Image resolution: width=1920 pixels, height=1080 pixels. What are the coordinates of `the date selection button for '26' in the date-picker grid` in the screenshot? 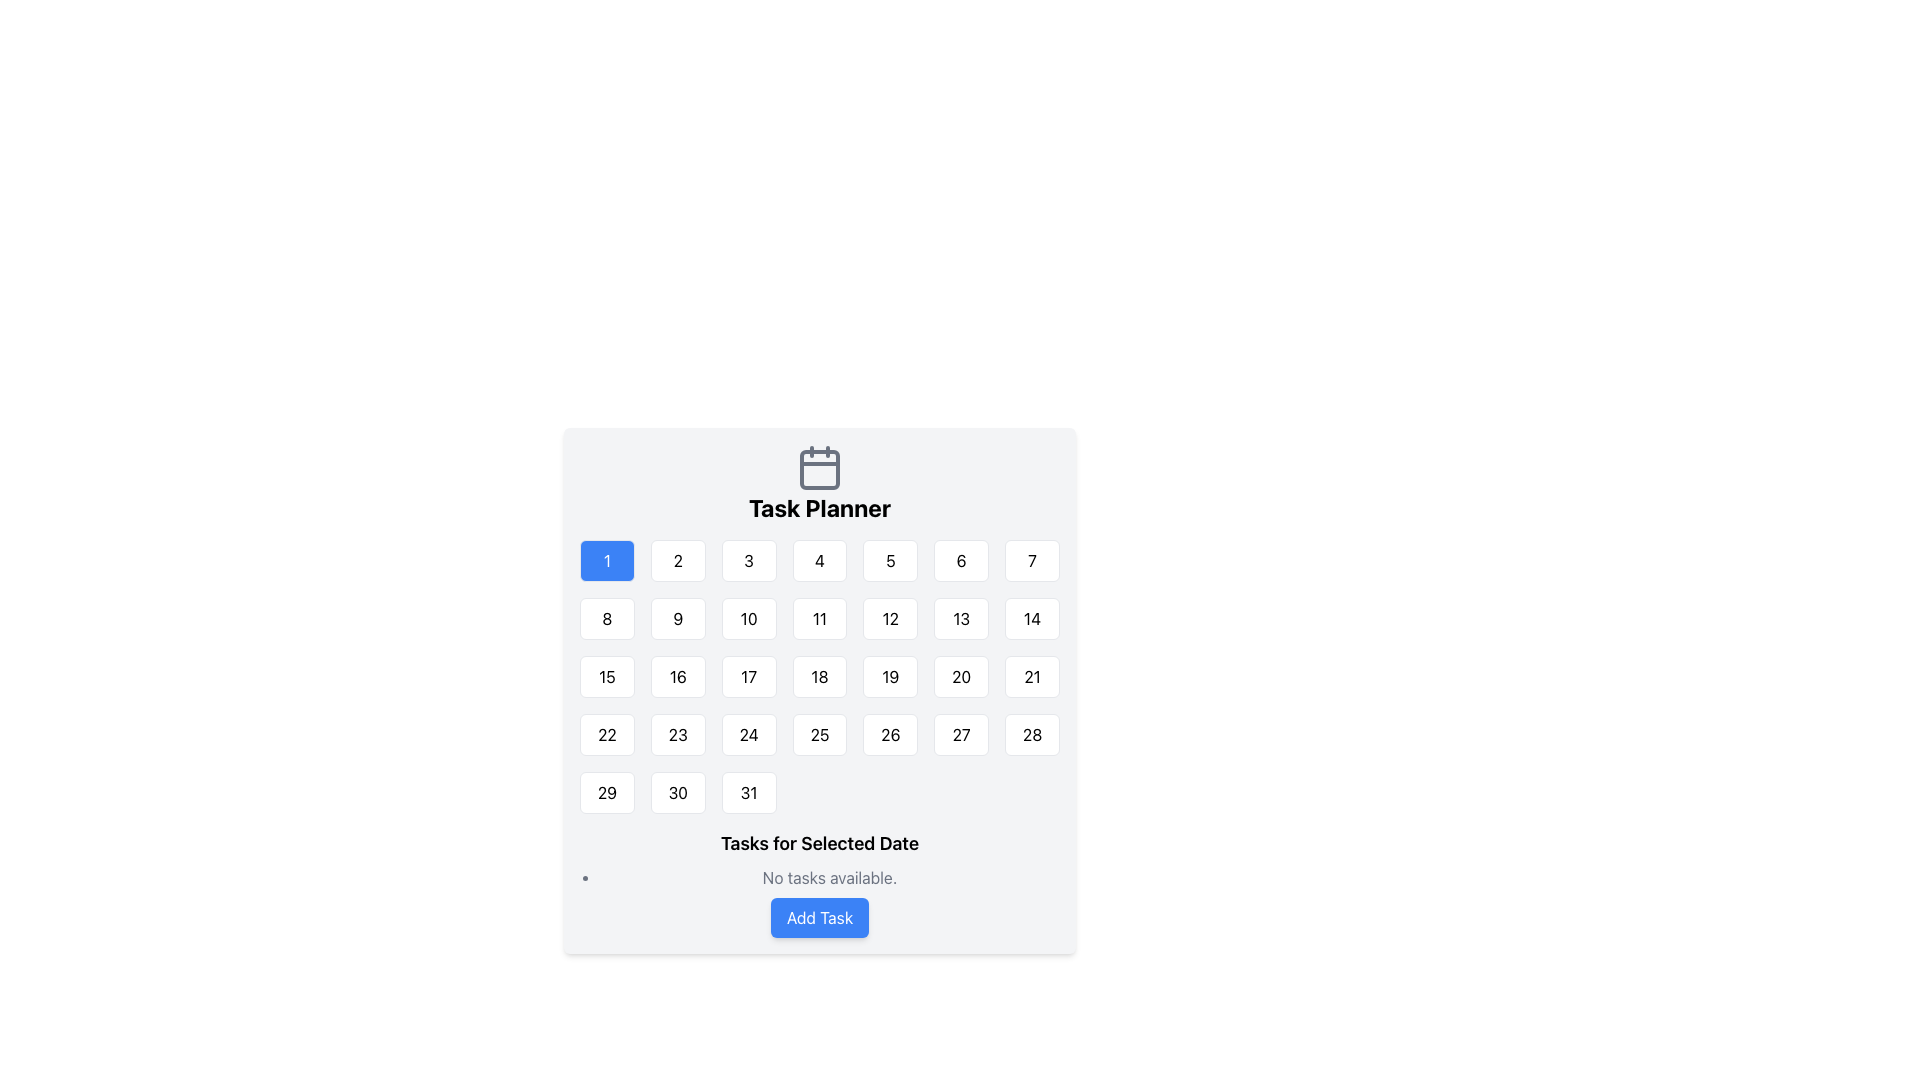 It's located at (889, 735).